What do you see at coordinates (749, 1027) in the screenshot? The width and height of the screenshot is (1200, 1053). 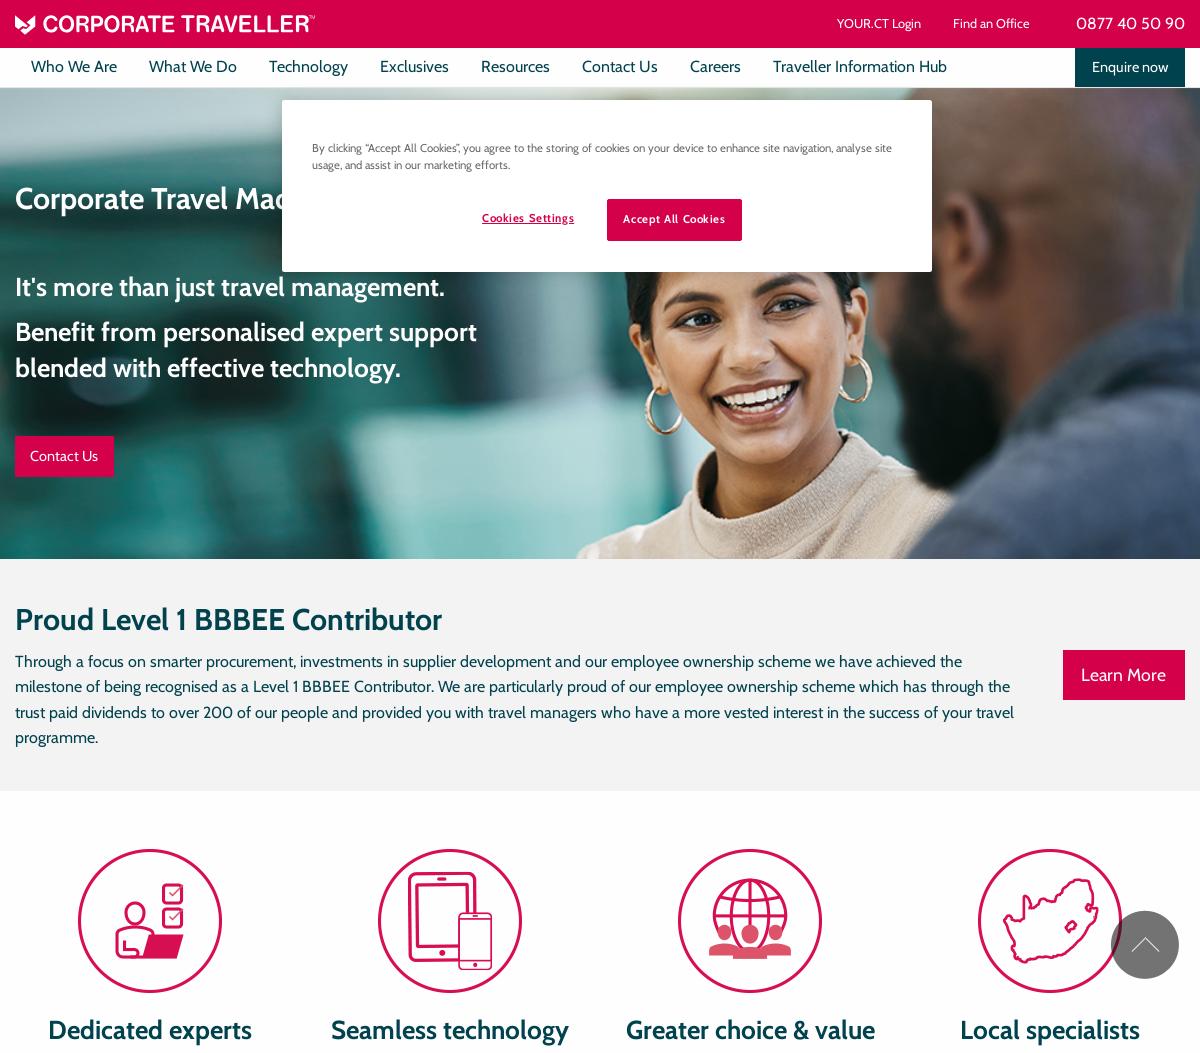 I see `'Greater choice & value'` at bounding box center [749, 1027].